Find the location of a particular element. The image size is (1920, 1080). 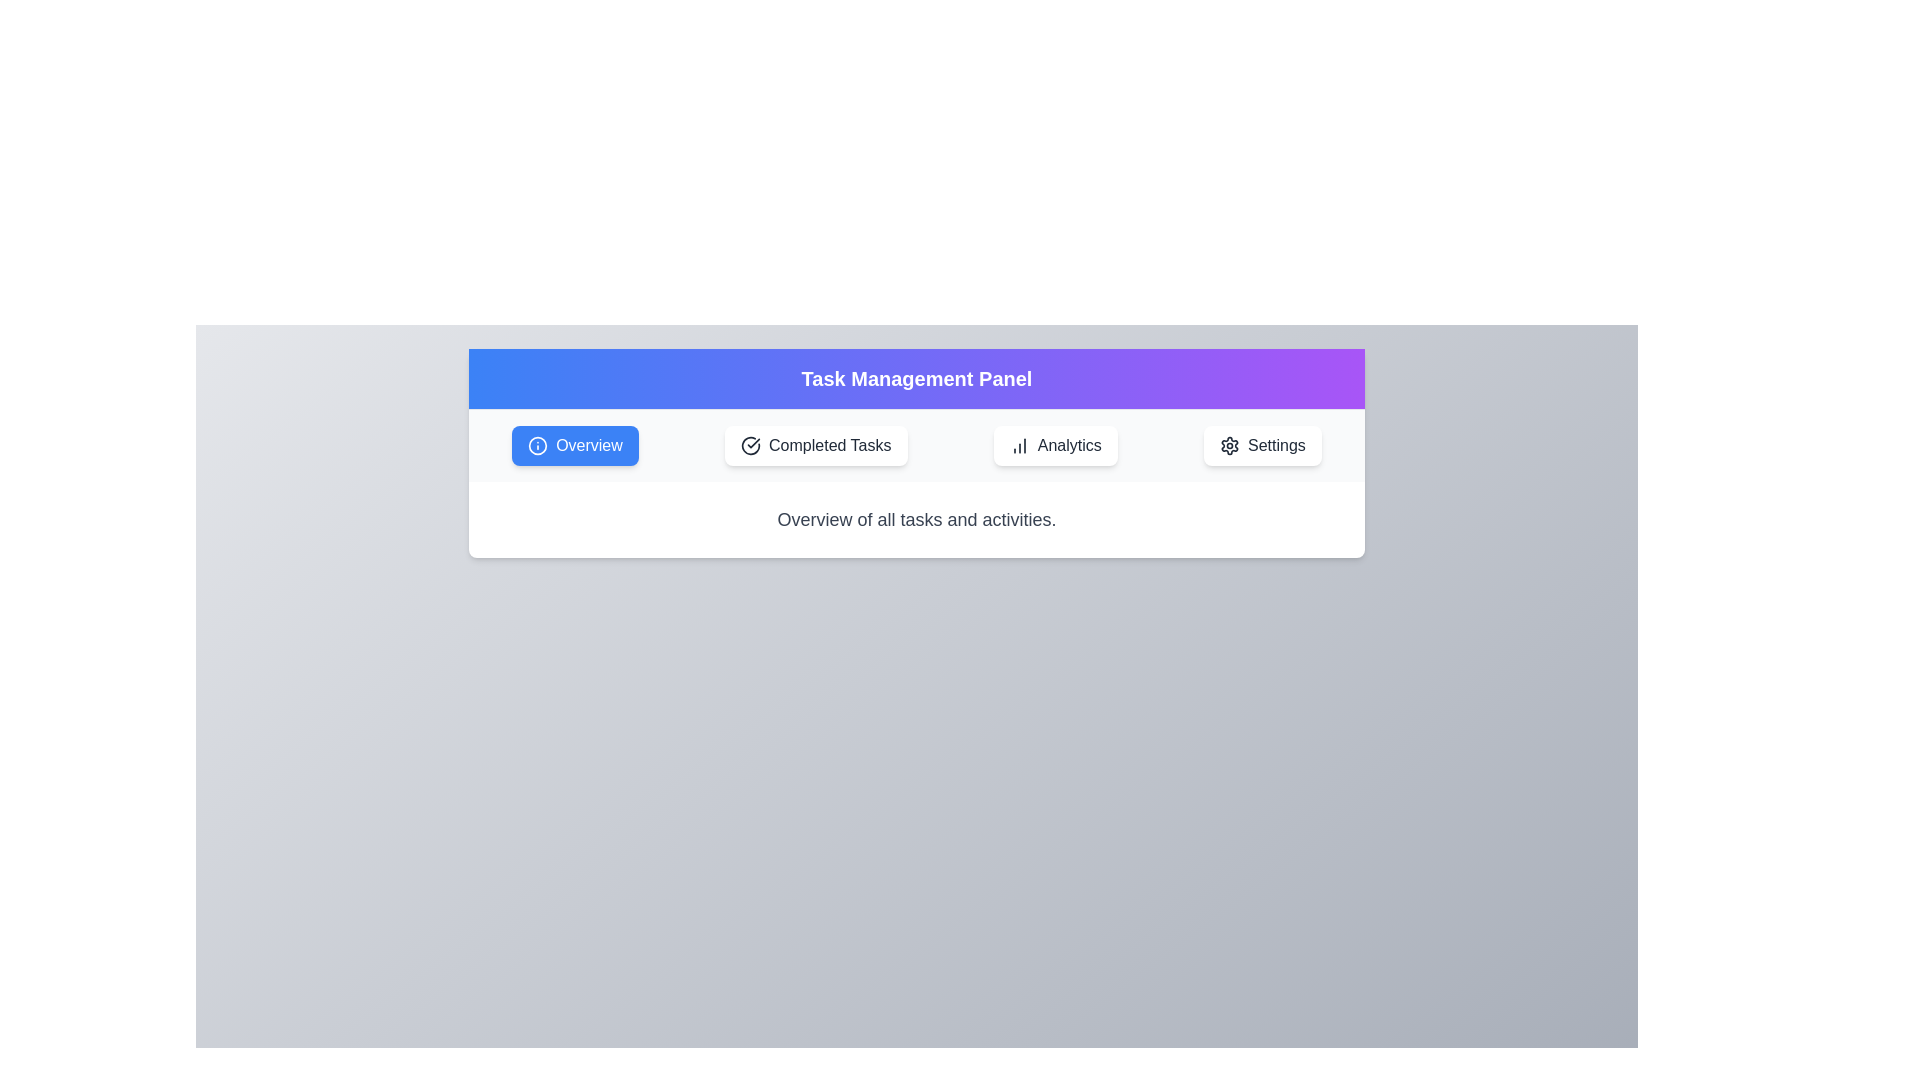

the vertical bar chart icon that is part of the 'Analytics' button in the top navigation bar, located on the left side adjacent to the text 'Analytics' is located at coordinates (1019, 445).